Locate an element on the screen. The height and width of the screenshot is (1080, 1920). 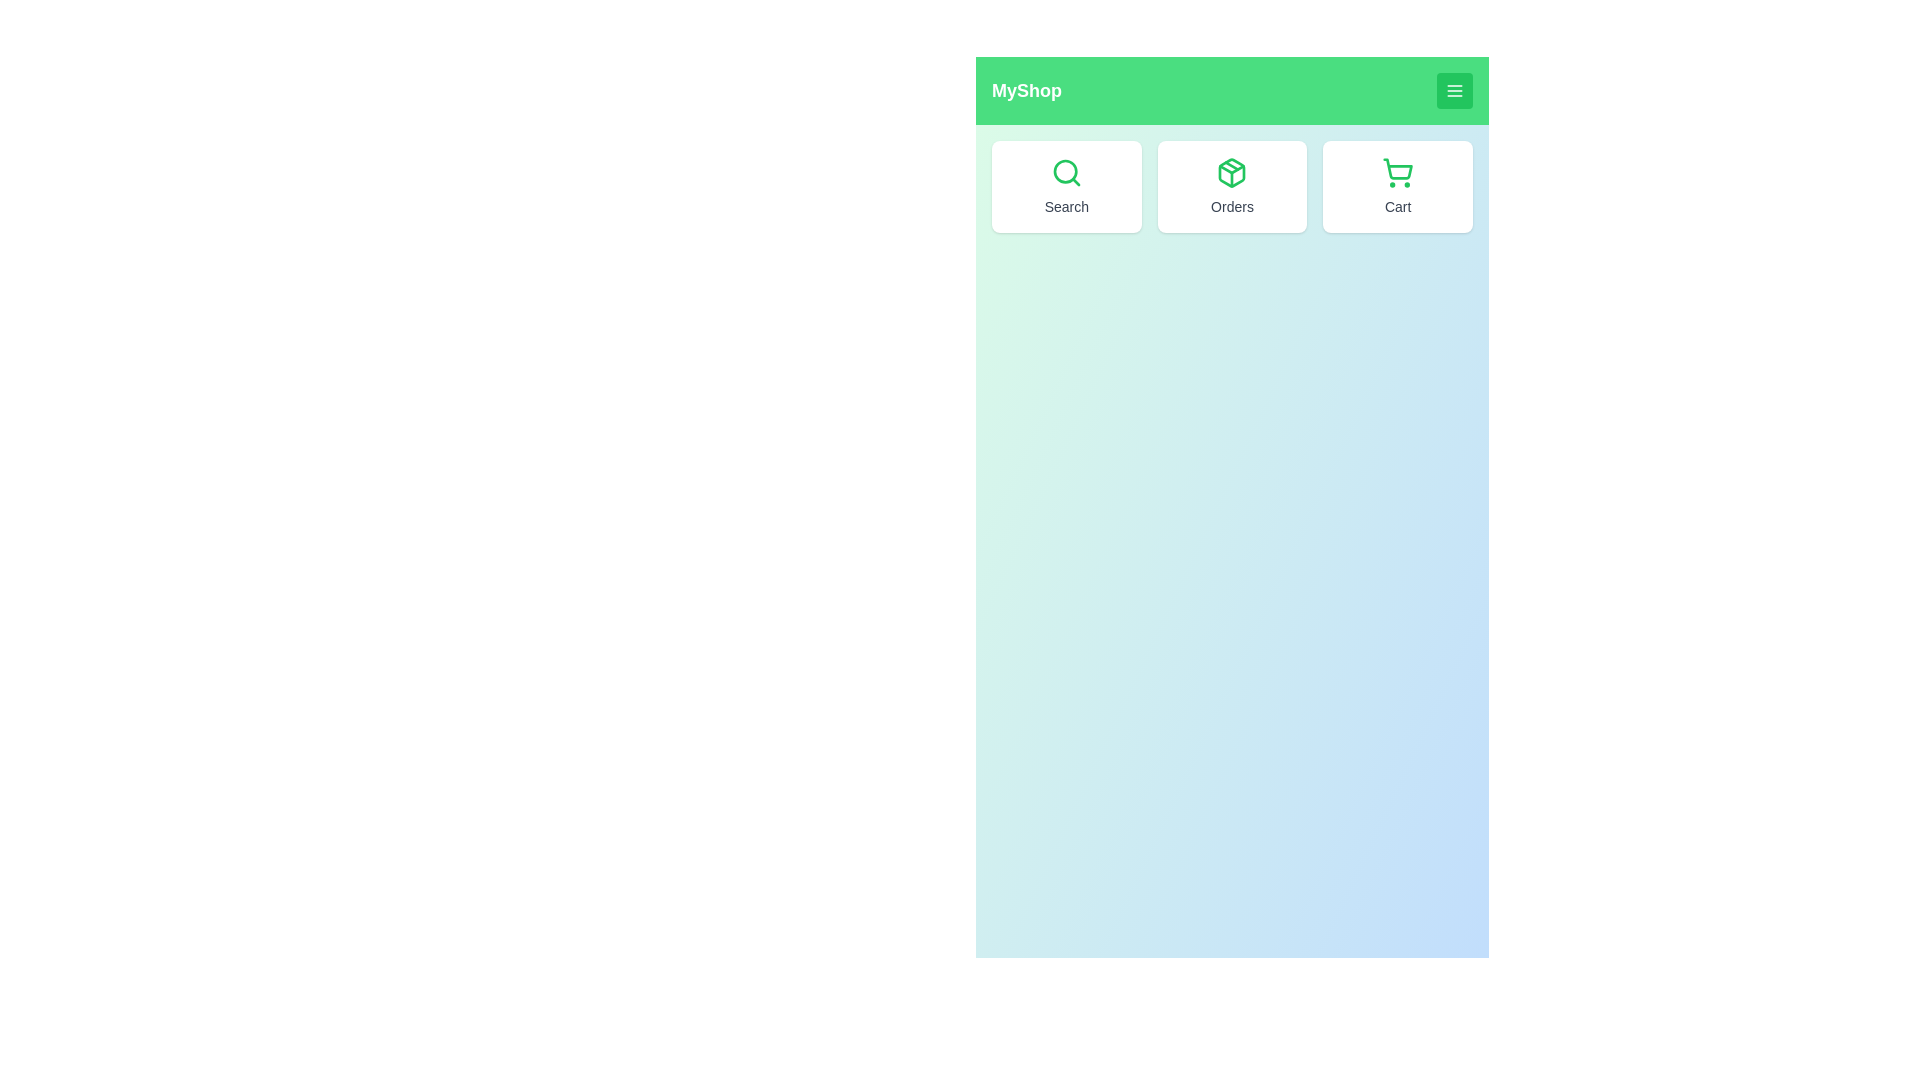
the 'Search' button to explore the search functionality is located at coordinates (1064, 186).